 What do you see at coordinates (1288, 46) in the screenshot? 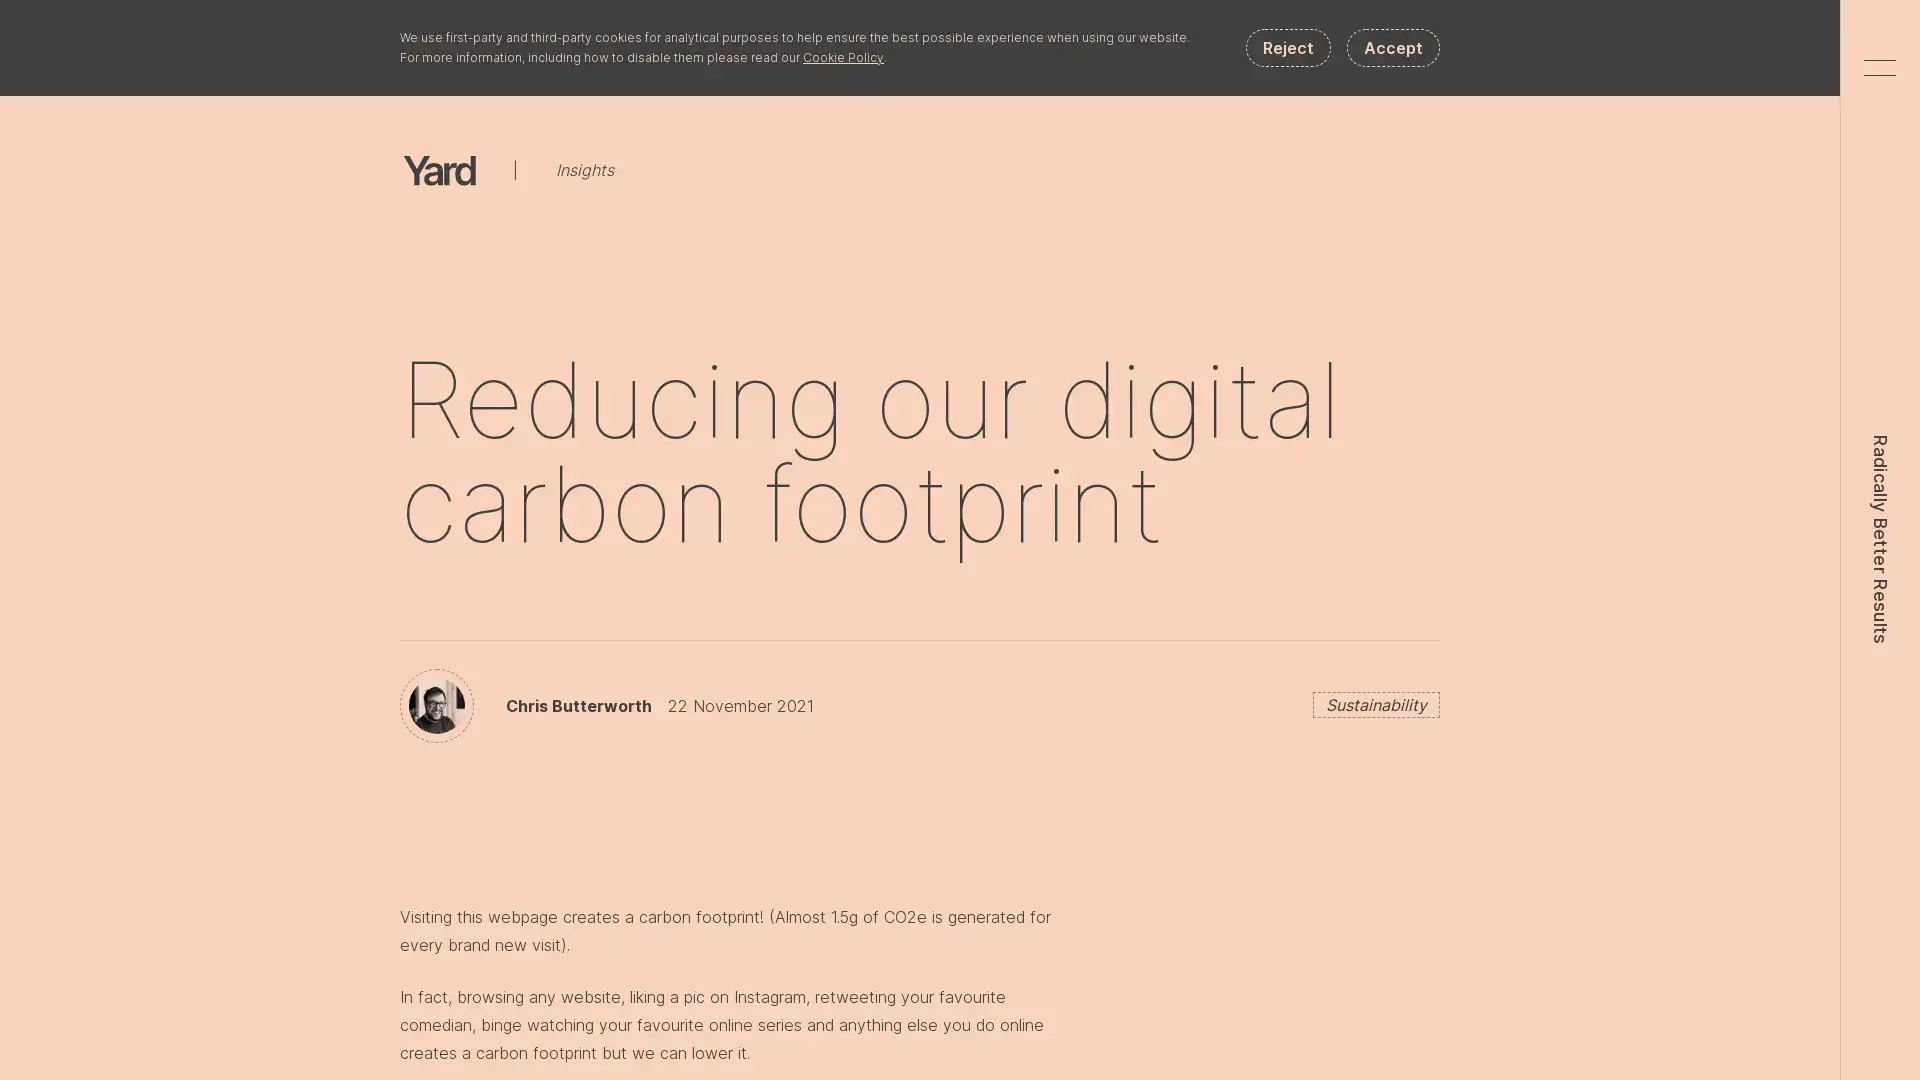
I see `Reject` at bounding box center [1288, 46].